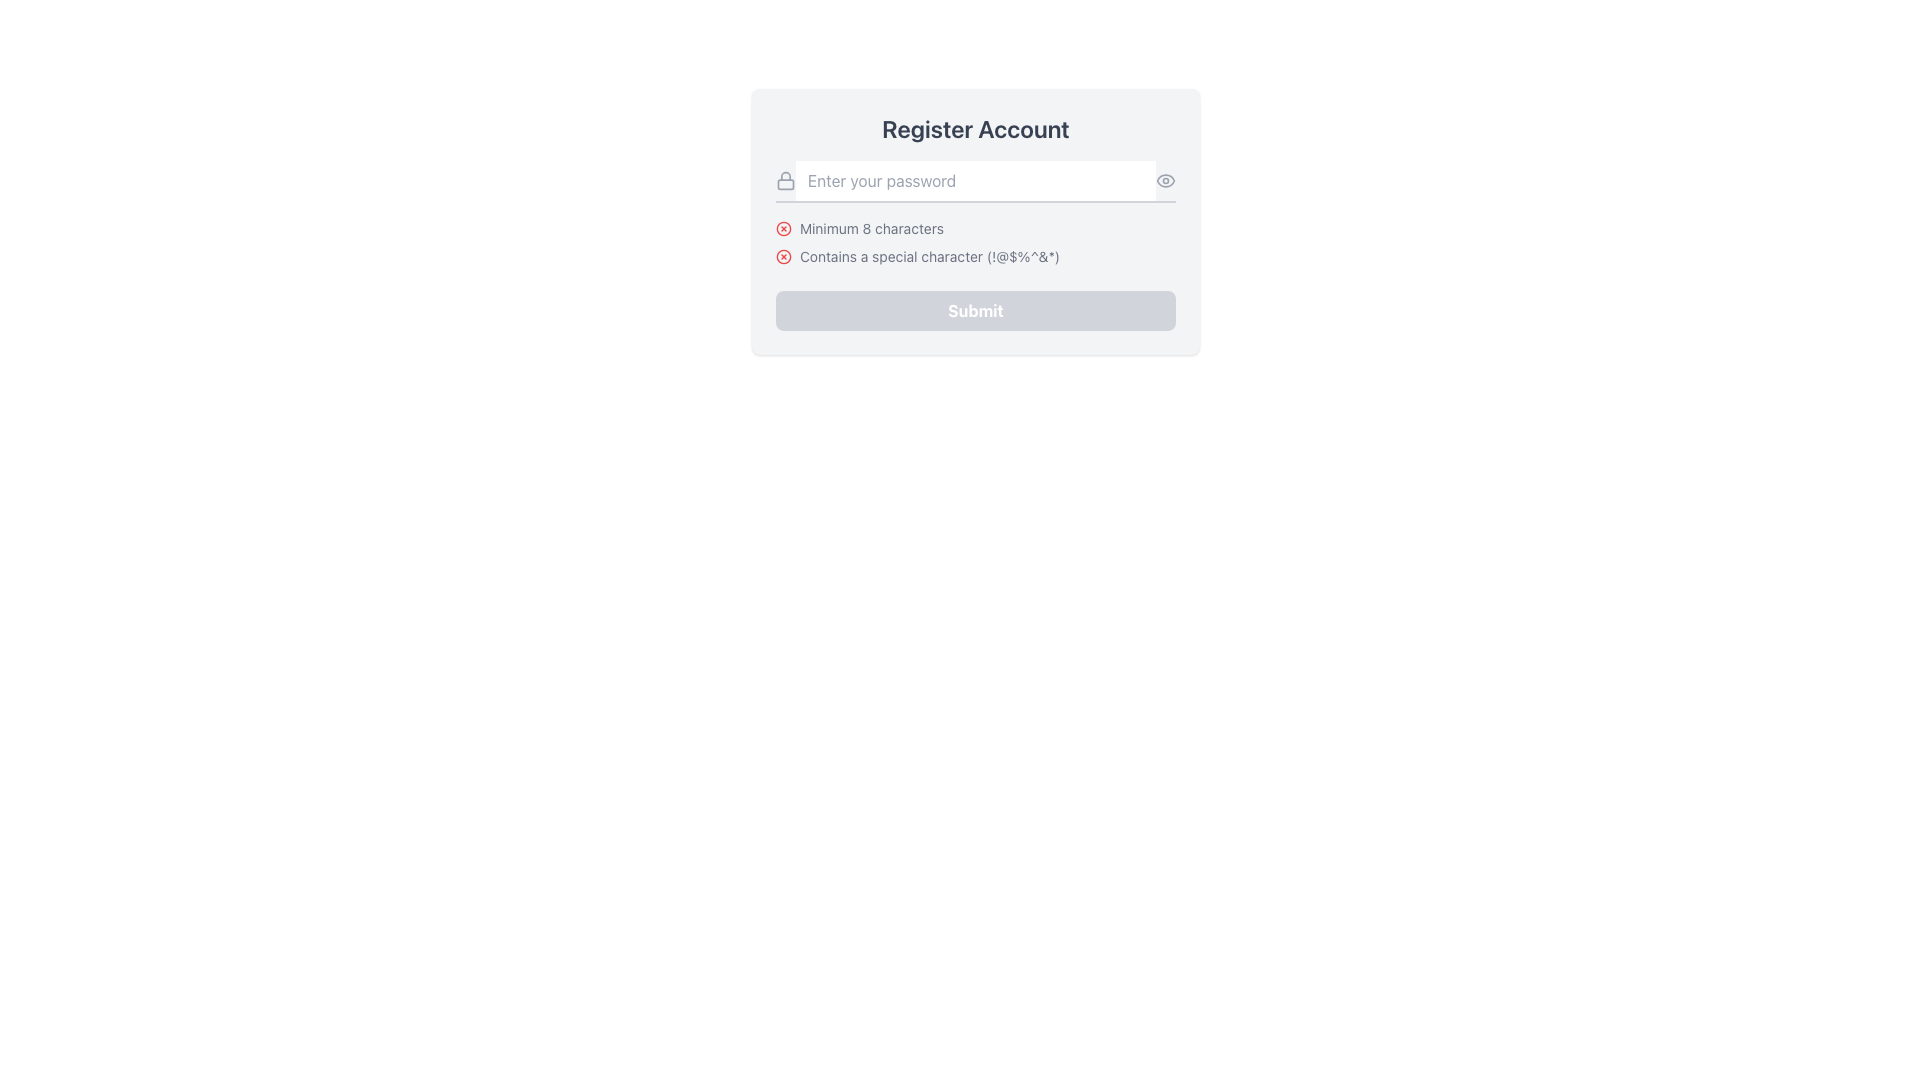  I want to click on informational static text that indicates password requirements, specifically the message about containing a special character (!@$%^&*), which is located below the 'Enter your password' input field, so click(929, 256).